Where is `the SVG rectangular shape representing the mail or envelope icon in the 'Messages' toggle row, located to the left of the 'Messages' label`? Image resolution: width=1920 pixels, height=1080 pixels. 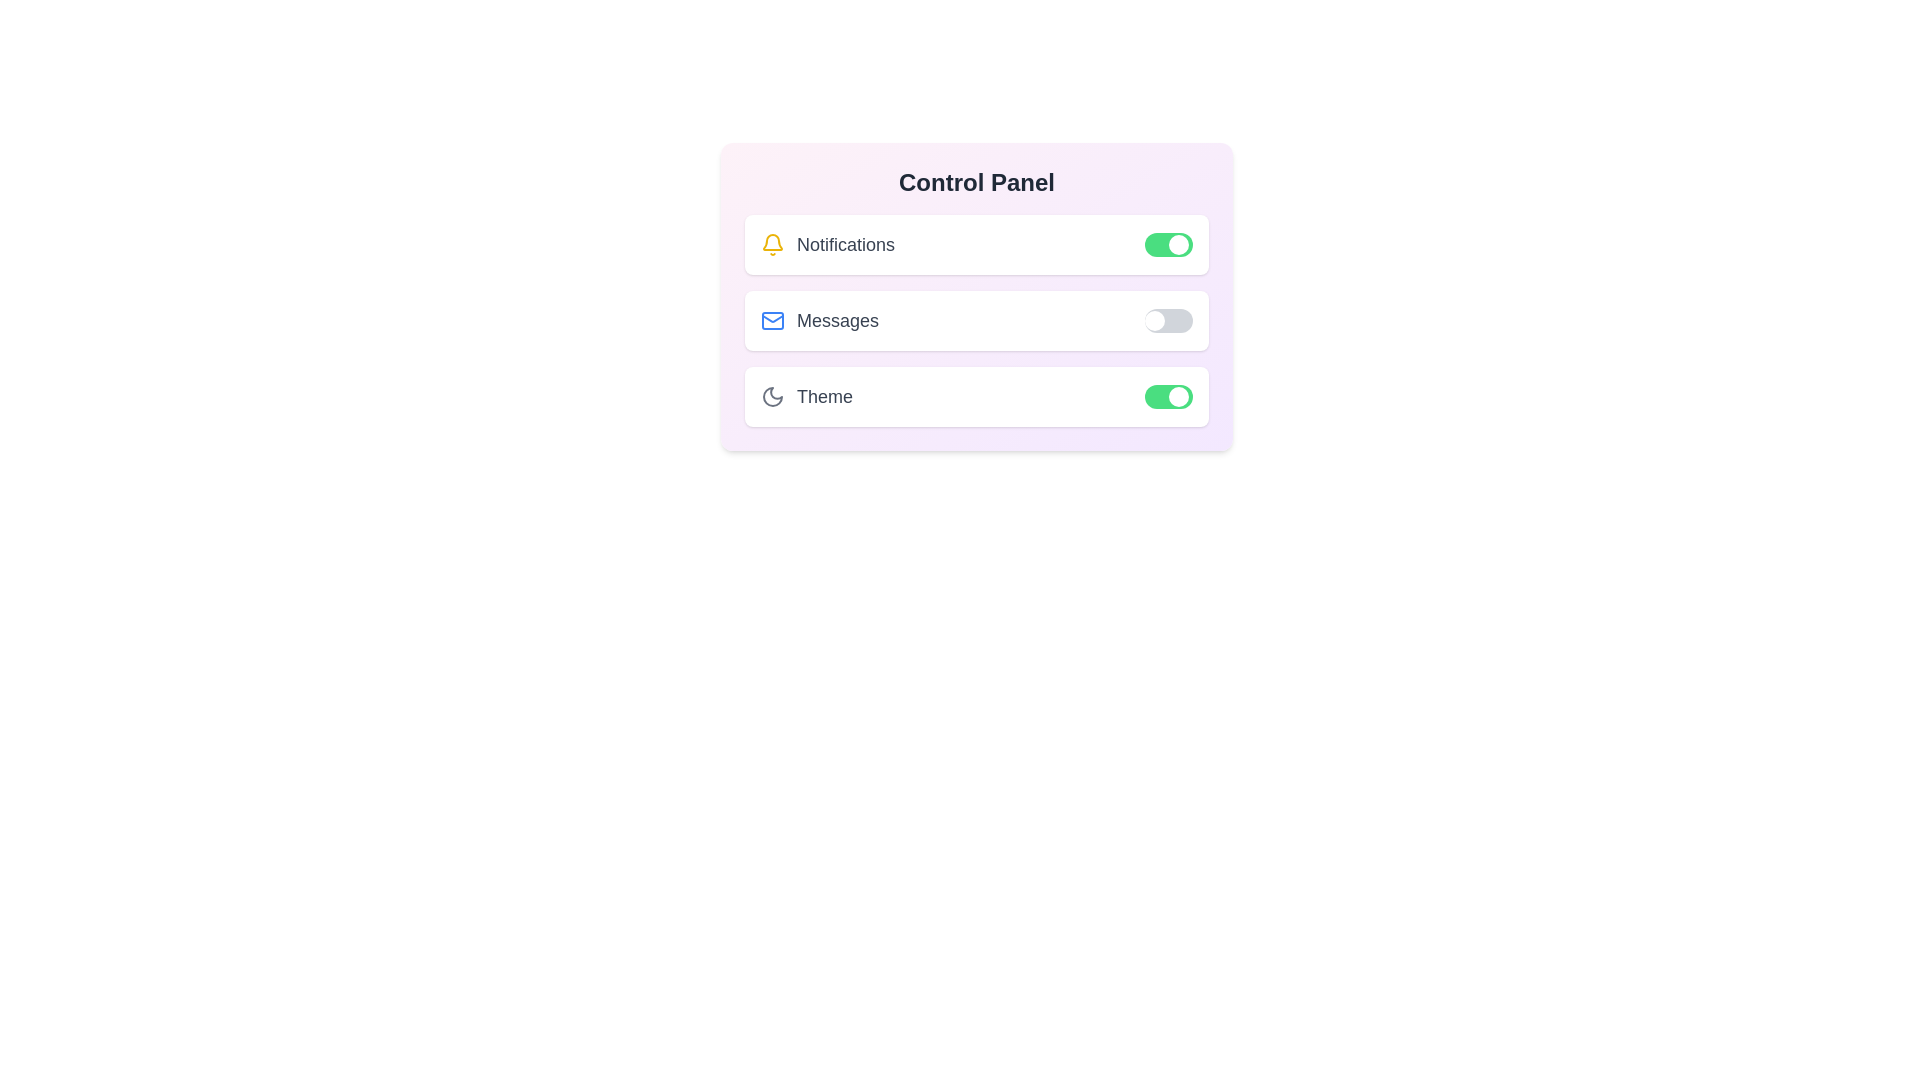
the SVG rectangular shape representing the mail or envelope icon in the 'Messages' toggle row, located to the left of the 'Messages' label is located at coordinates (771, 319).